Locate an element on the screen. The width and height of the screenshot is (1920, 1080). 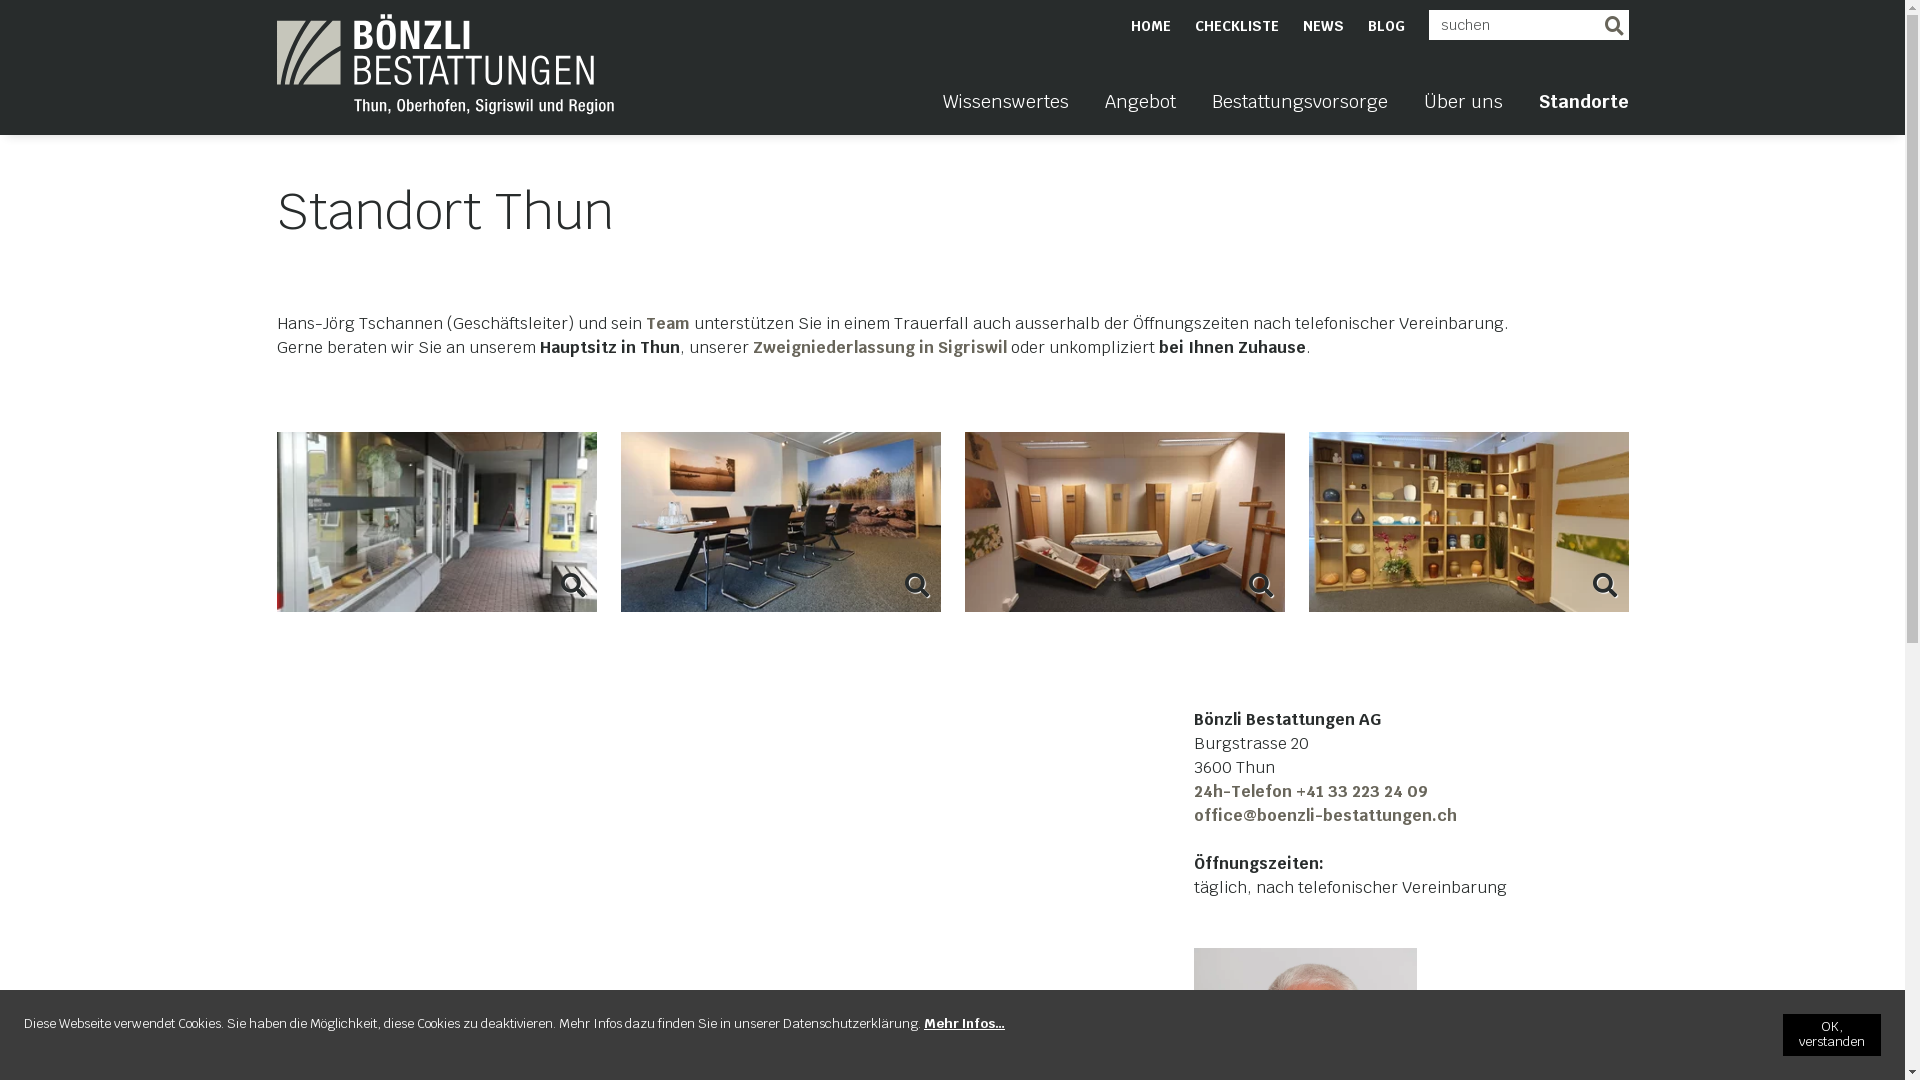
'CHECKLISTE' is located at coordinates (1235, 26).